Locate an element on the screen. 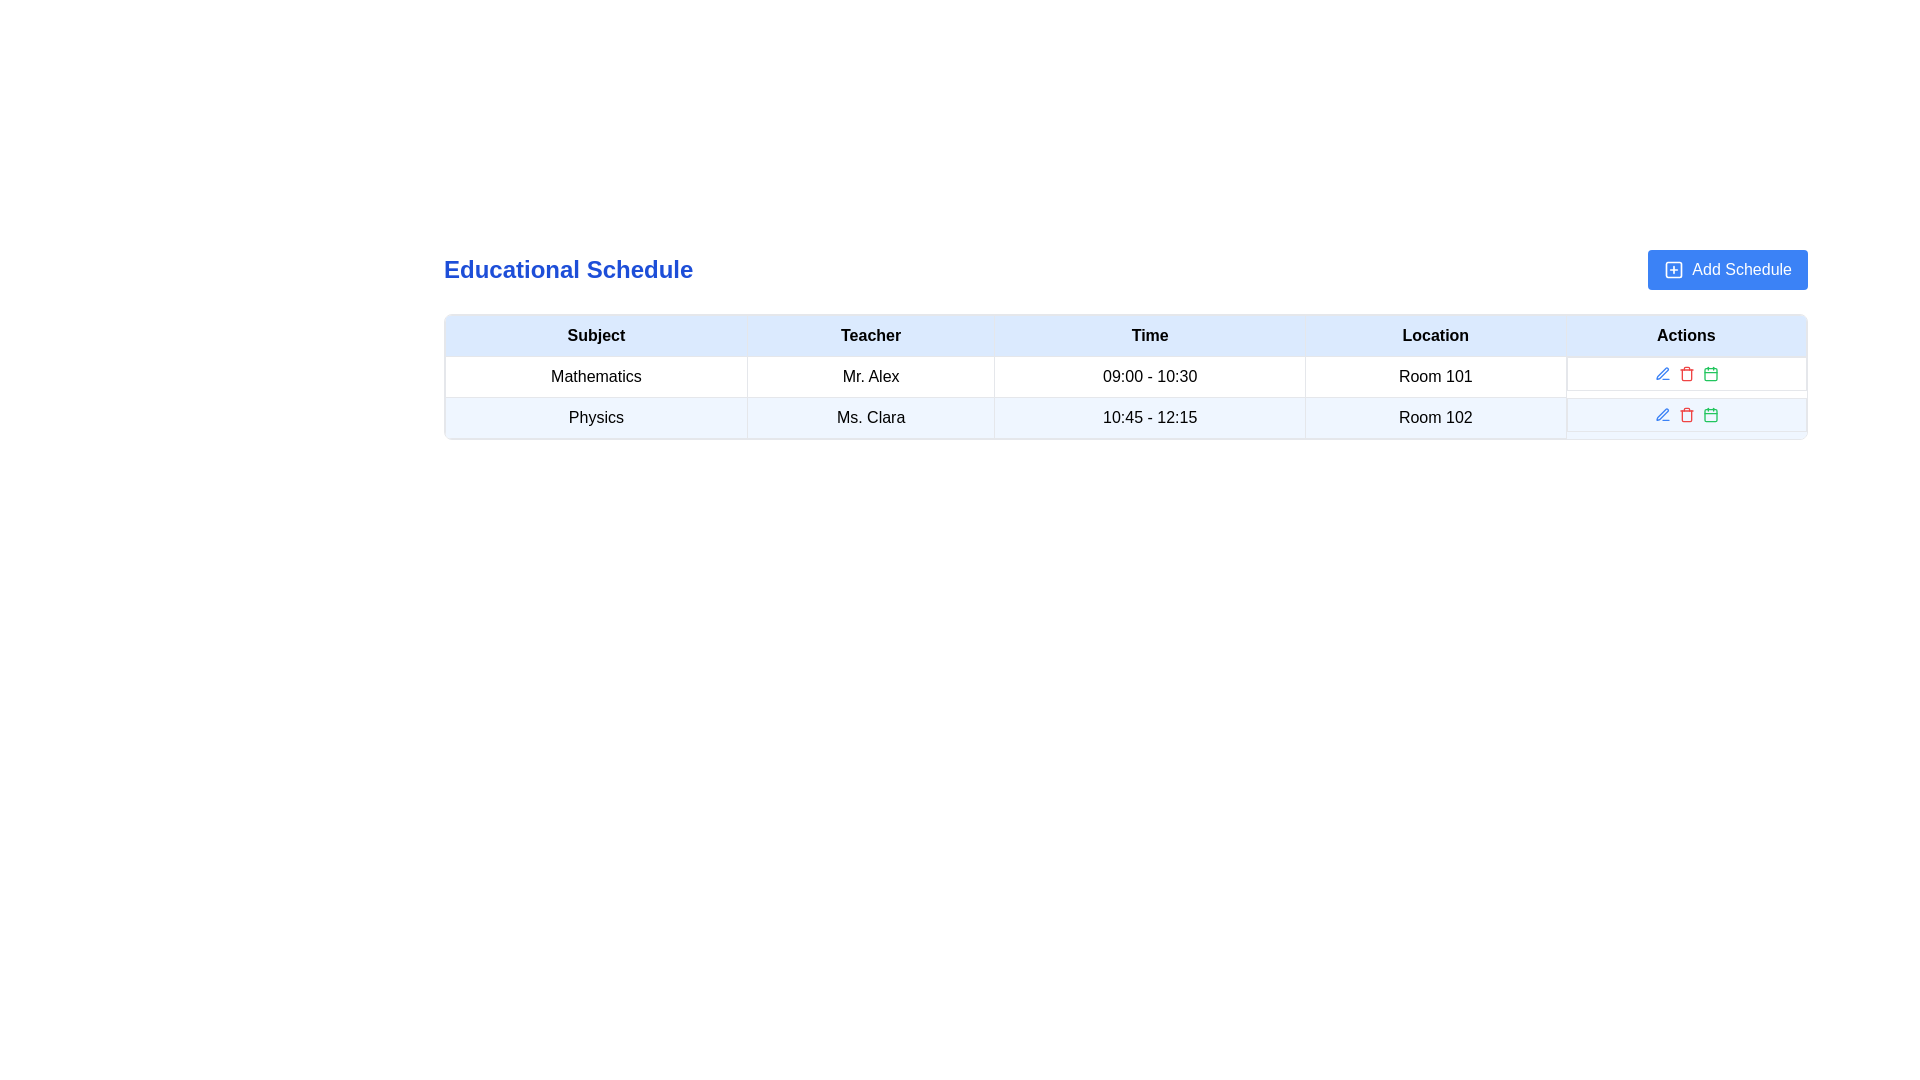  the time slot information displayed in the text label showing '10:45 - 12:15' within the Physics table row is located at coordinates (1150, 416).